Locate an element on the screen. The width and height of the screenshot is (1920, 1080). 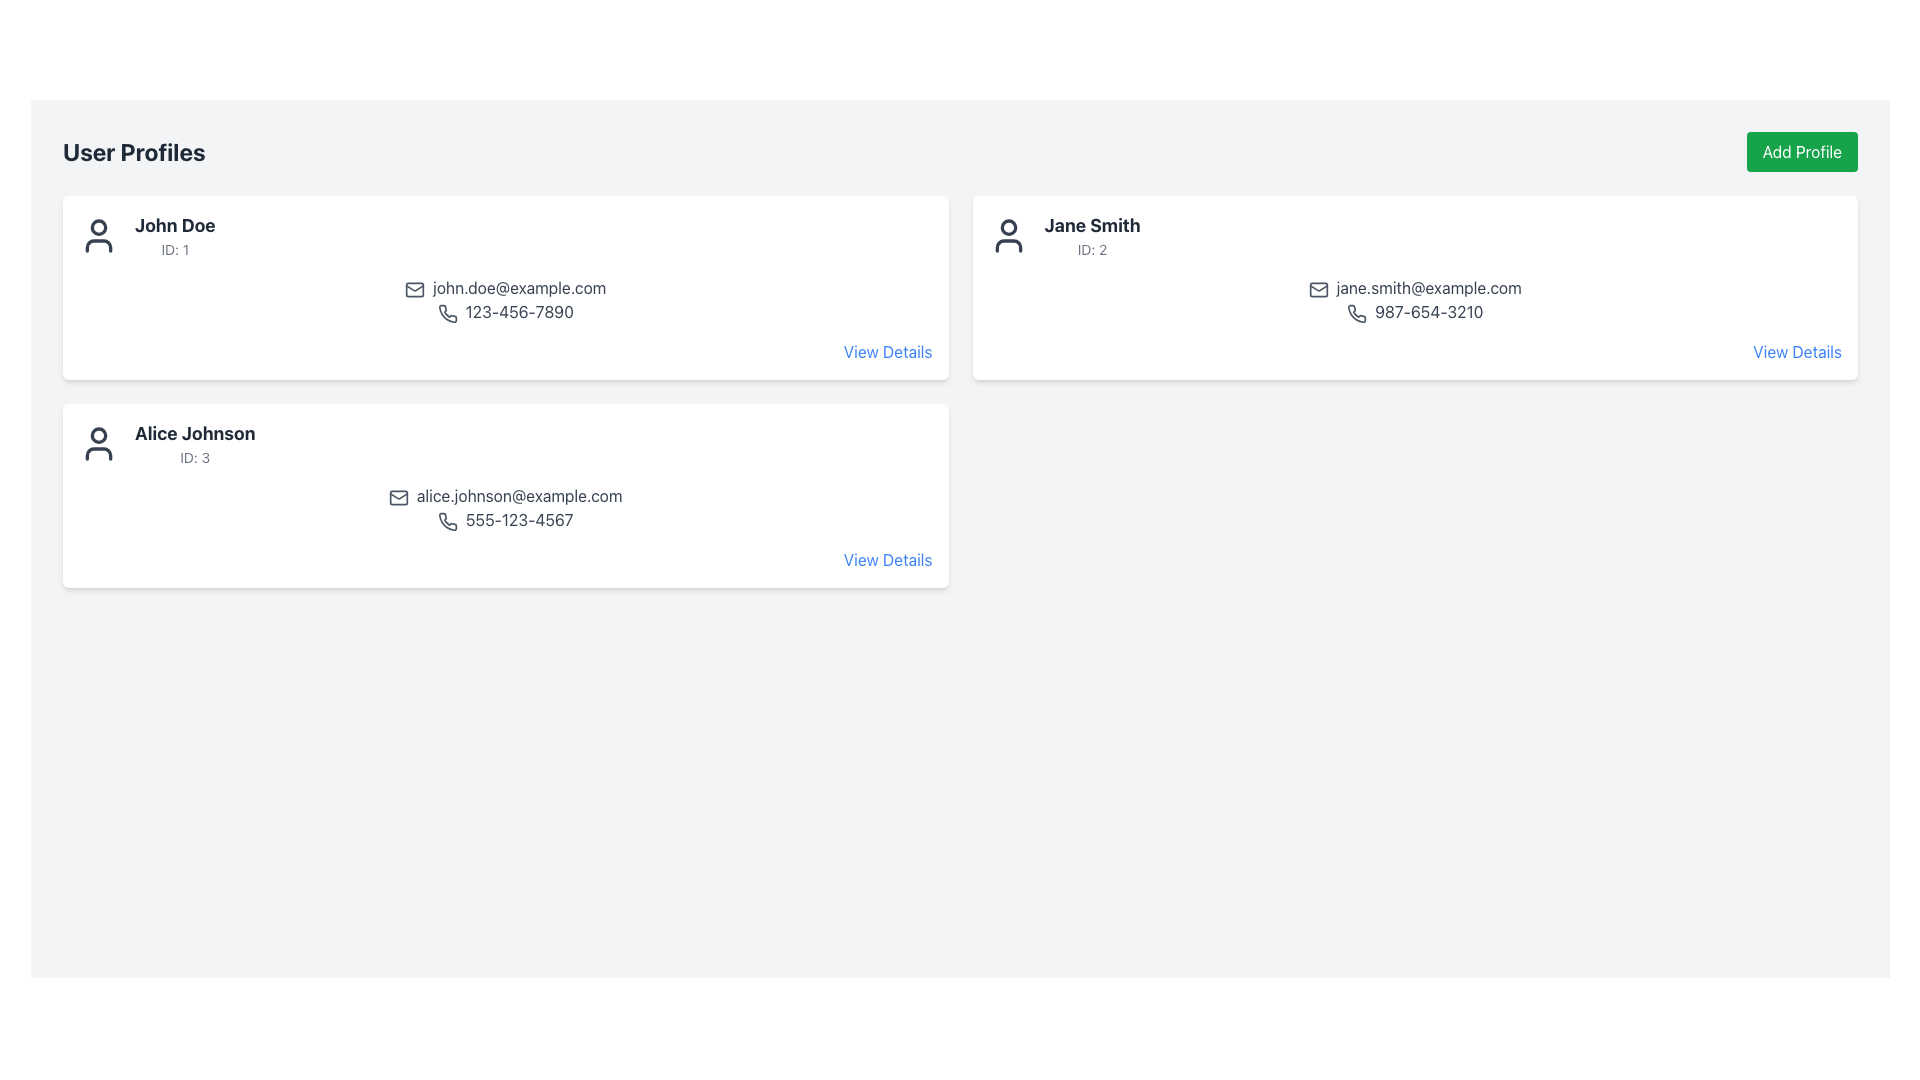
contact details displayed in the second profile card's text with icons element, which includes an email address with an envelope icon and a phone number with a phone icon is located at coordinates (1414, 300).